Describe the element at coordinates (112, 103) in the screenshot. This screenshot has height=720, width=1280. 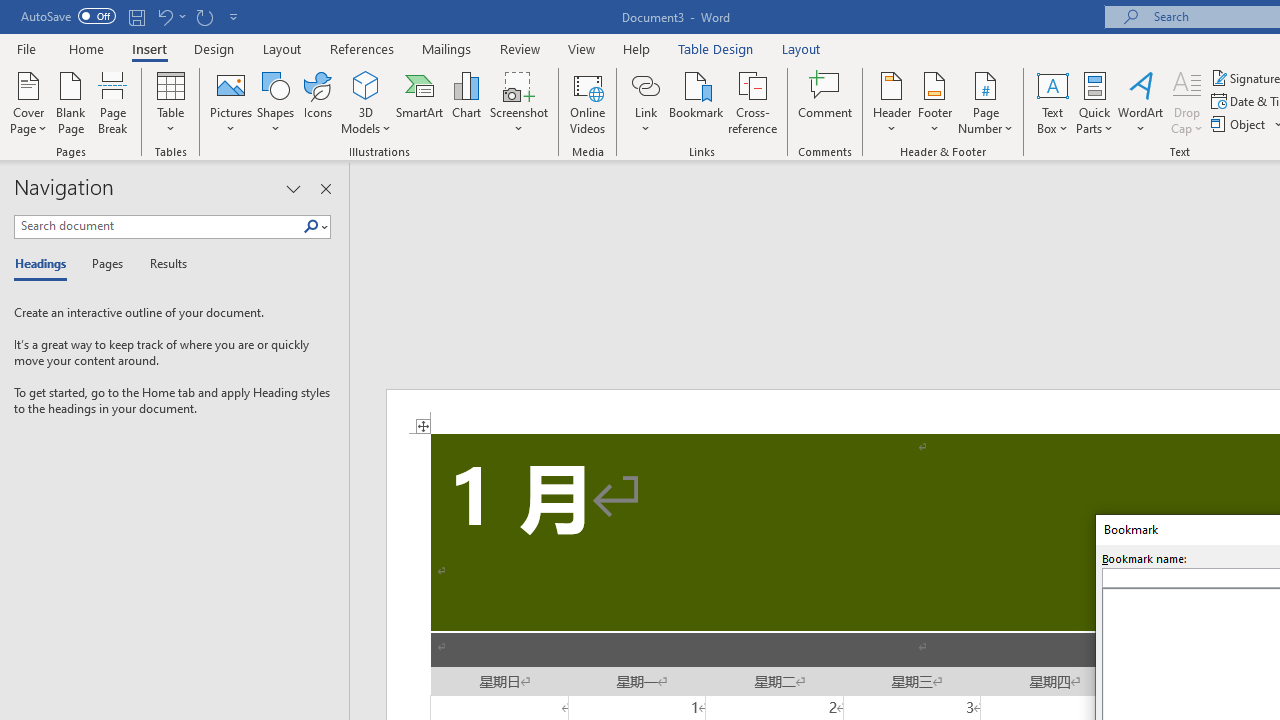
I see `'Page Break'` at that location.